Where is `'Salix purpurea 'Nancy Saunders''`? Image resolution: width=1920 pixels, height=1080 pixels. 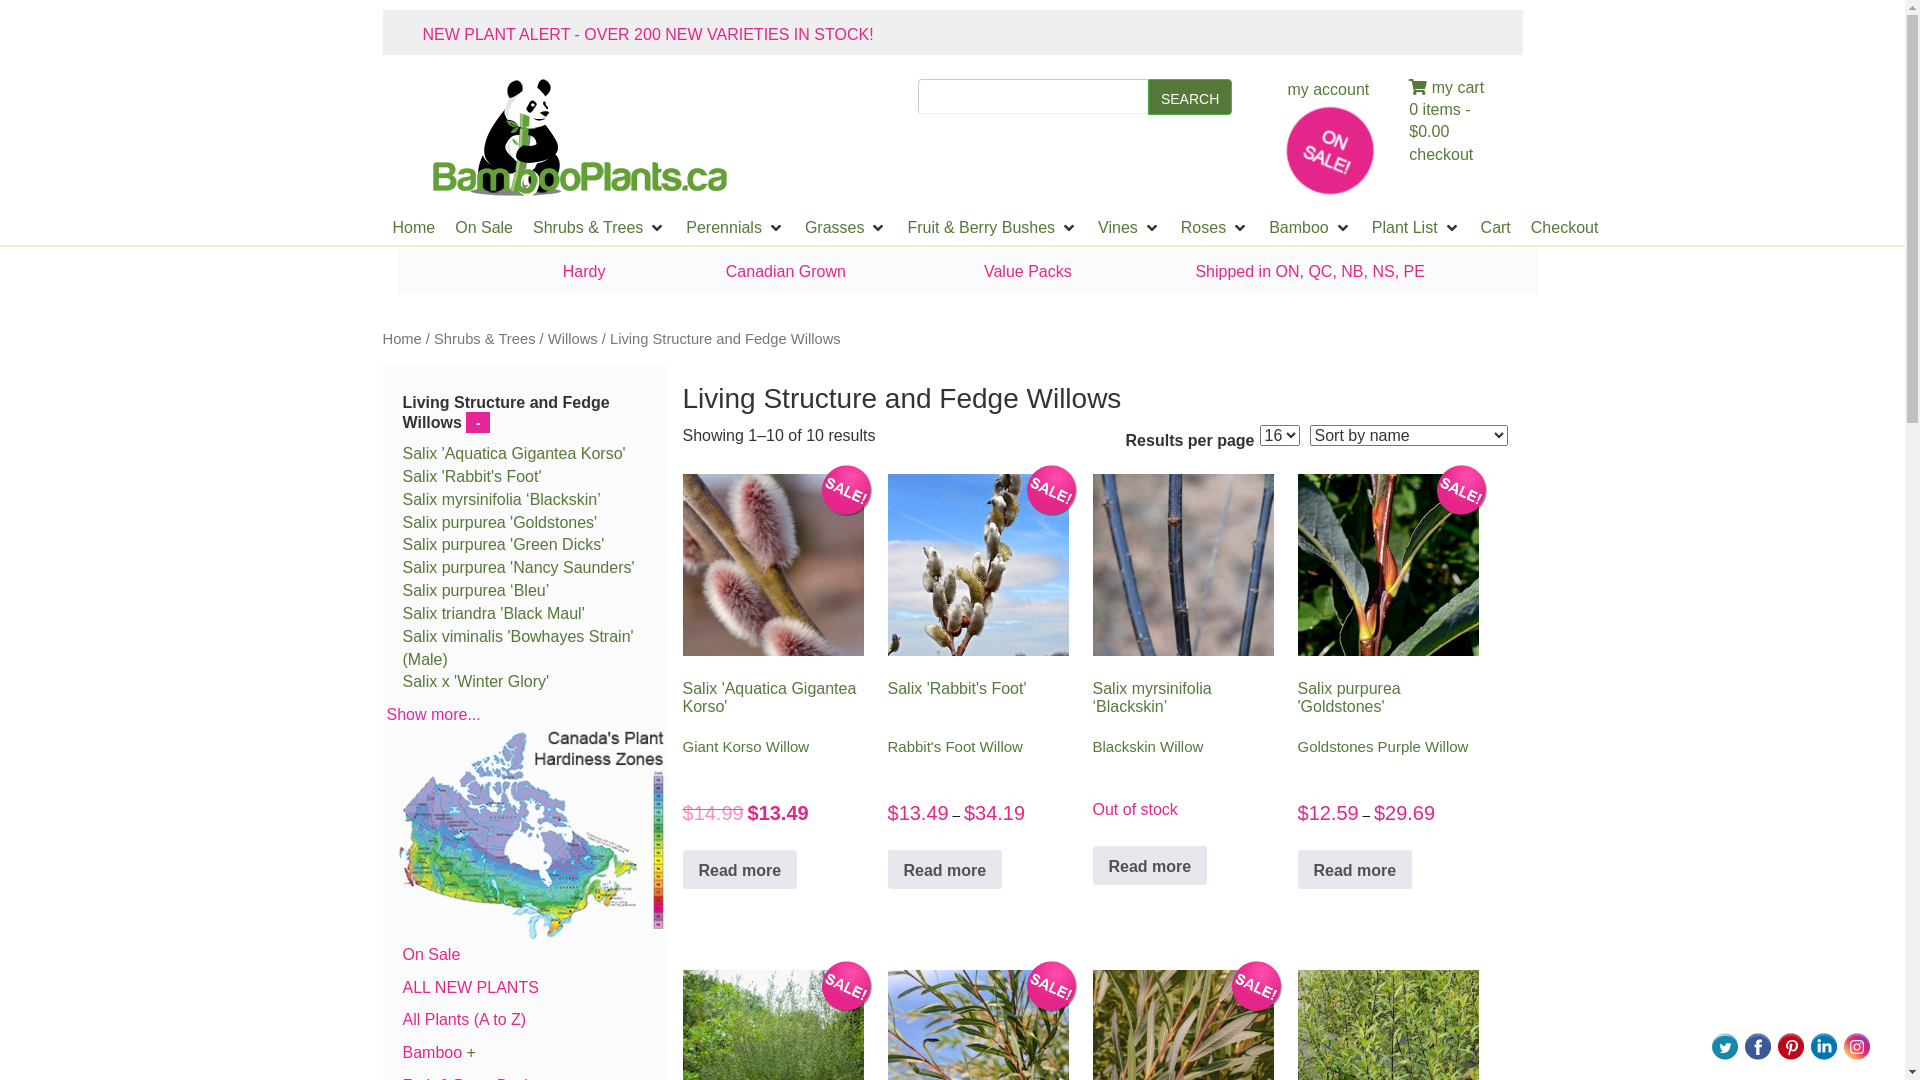 'Salix purpurea 'Nancy Saunders'' is located at coordinates (518, 567).